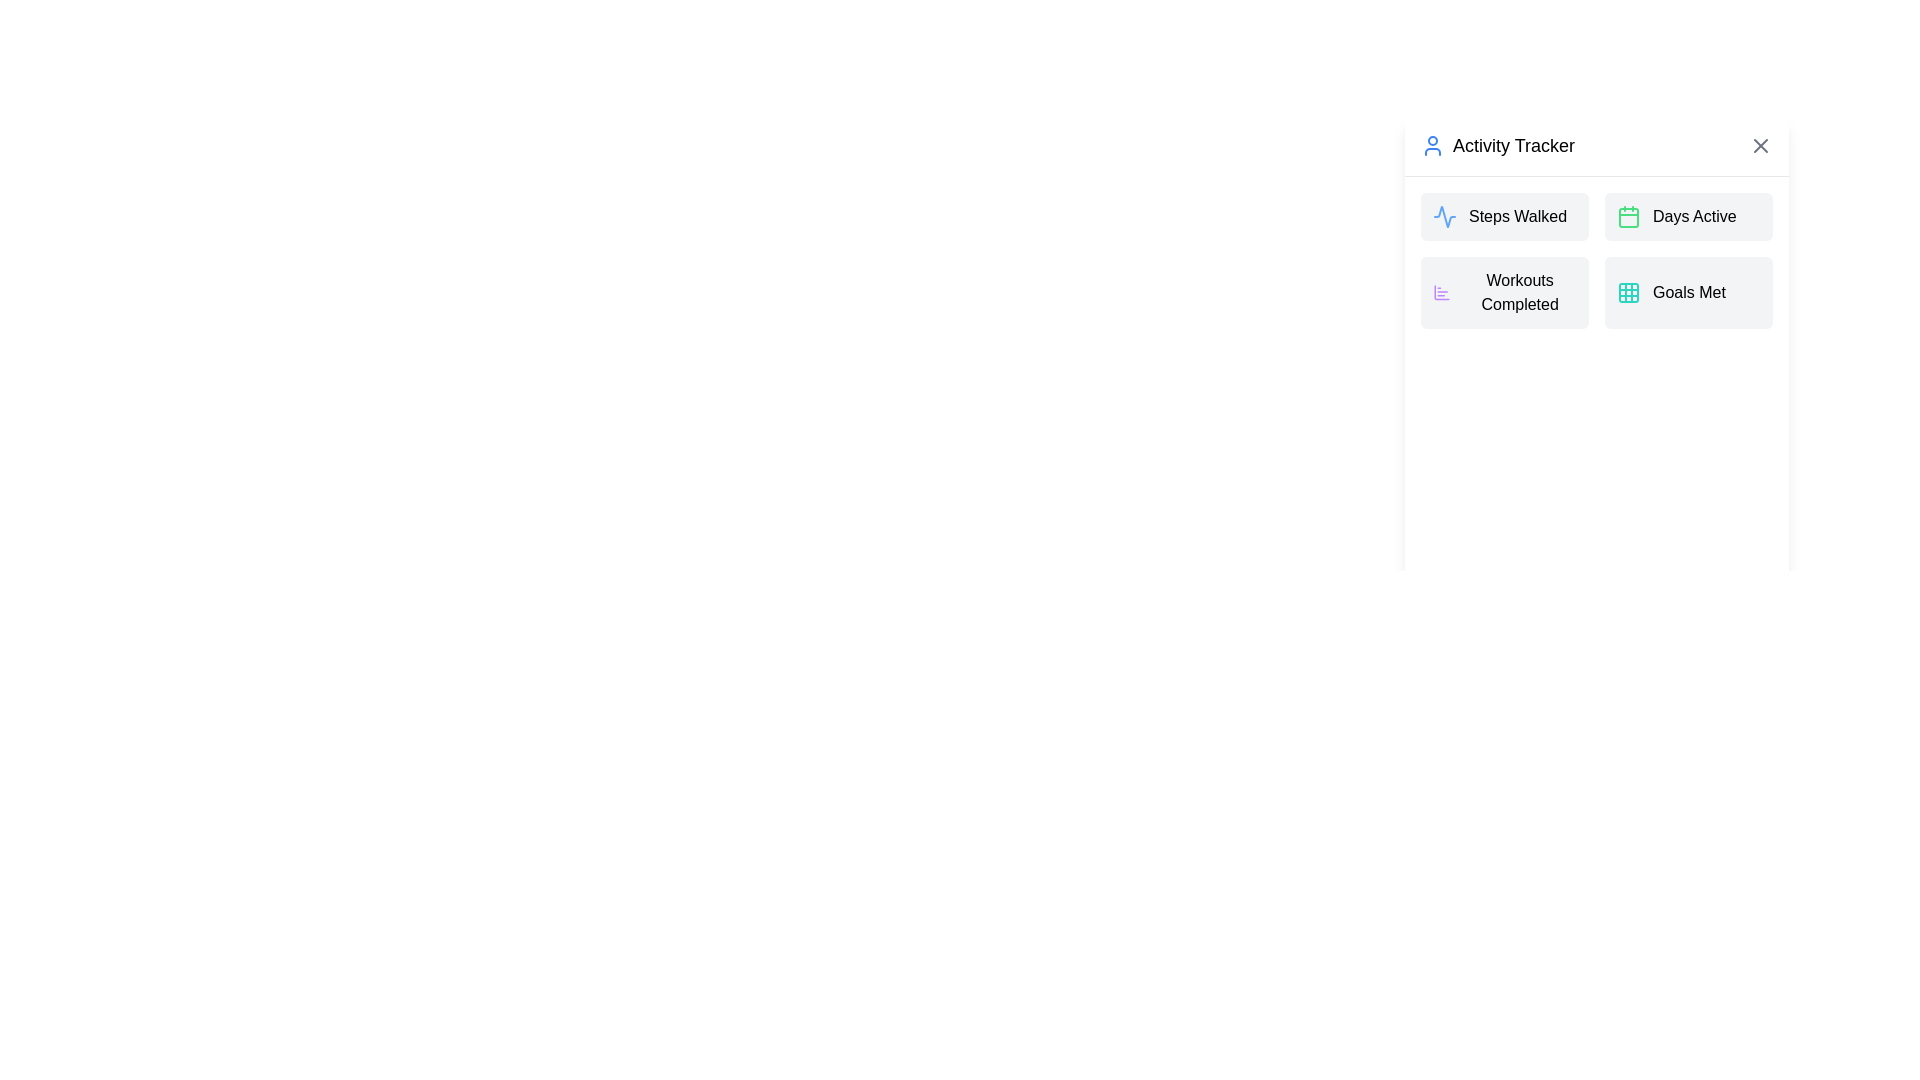 The width and height of the screenshot is (1920, 1080). I want to click on the 'Workouts Completed' button, so click(1505, 293).